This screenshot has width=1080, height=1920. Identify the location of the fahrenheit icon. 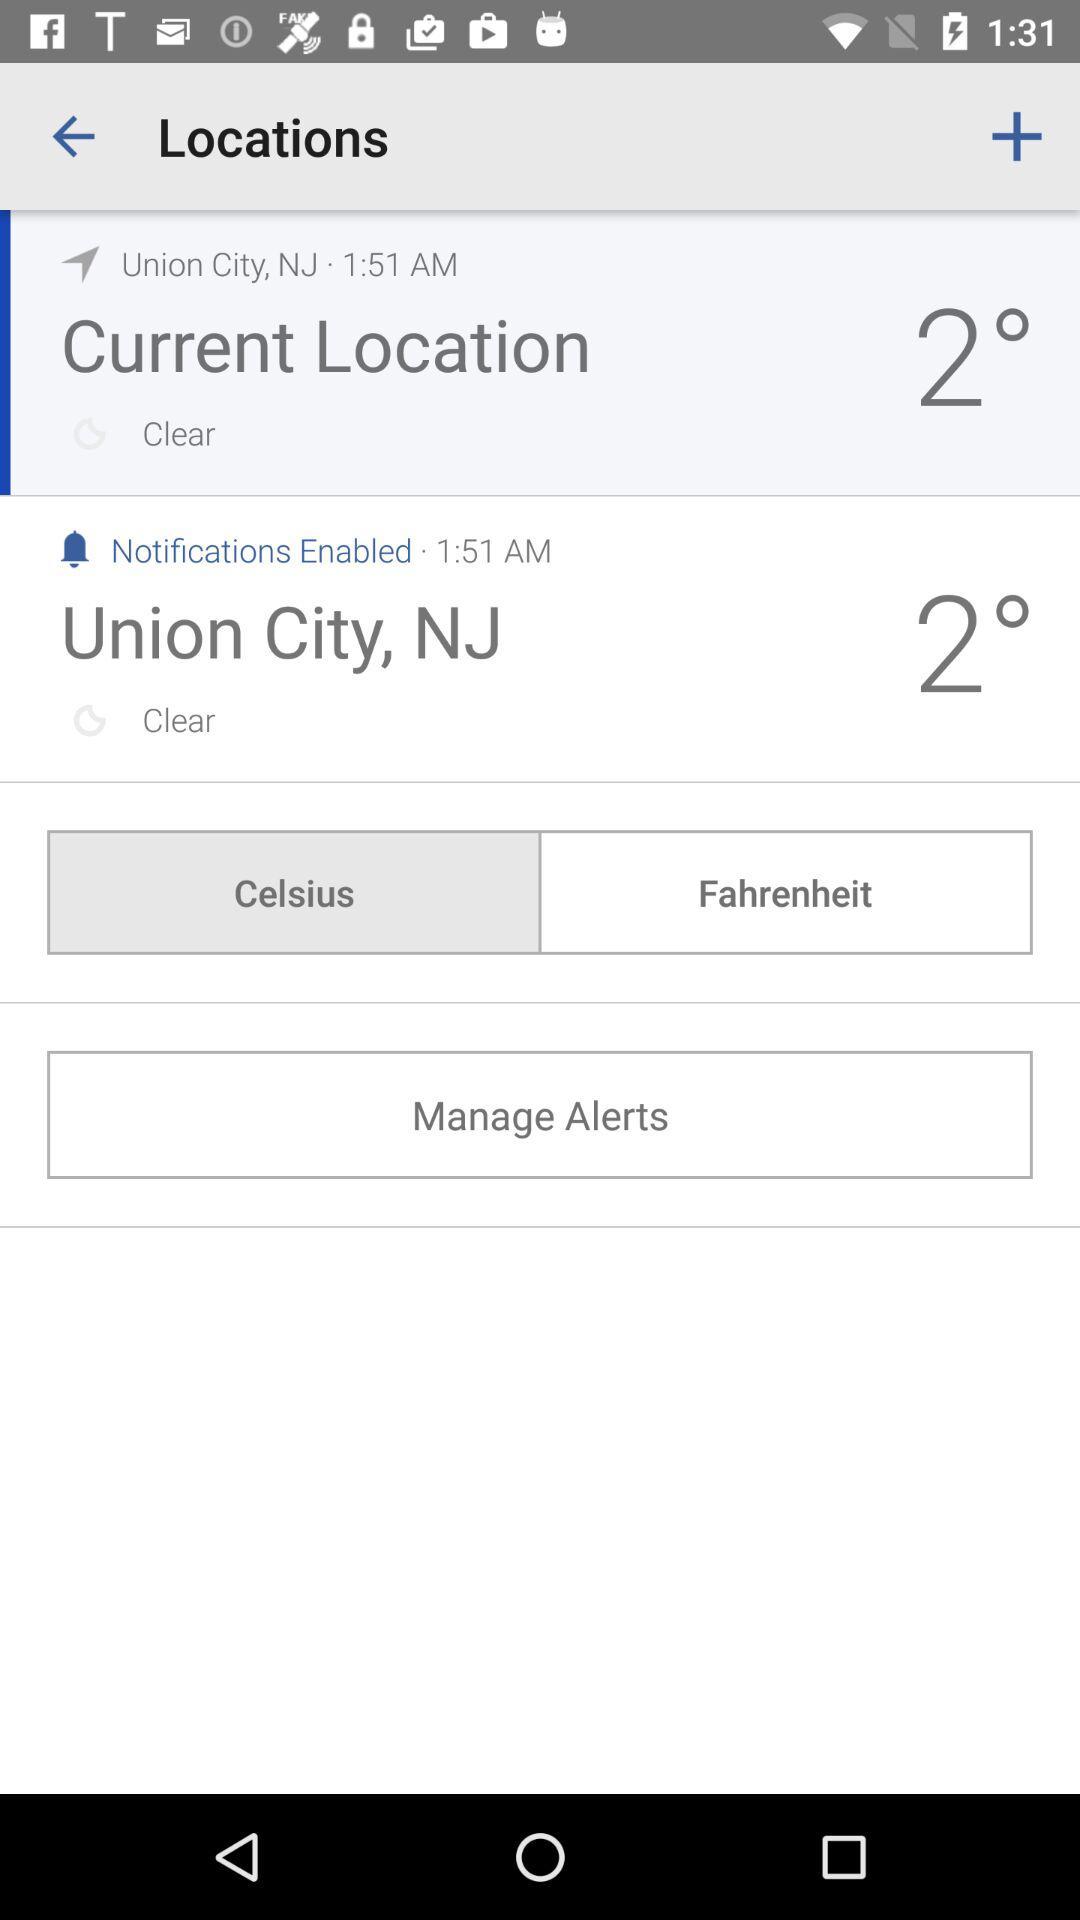
(784, 891).